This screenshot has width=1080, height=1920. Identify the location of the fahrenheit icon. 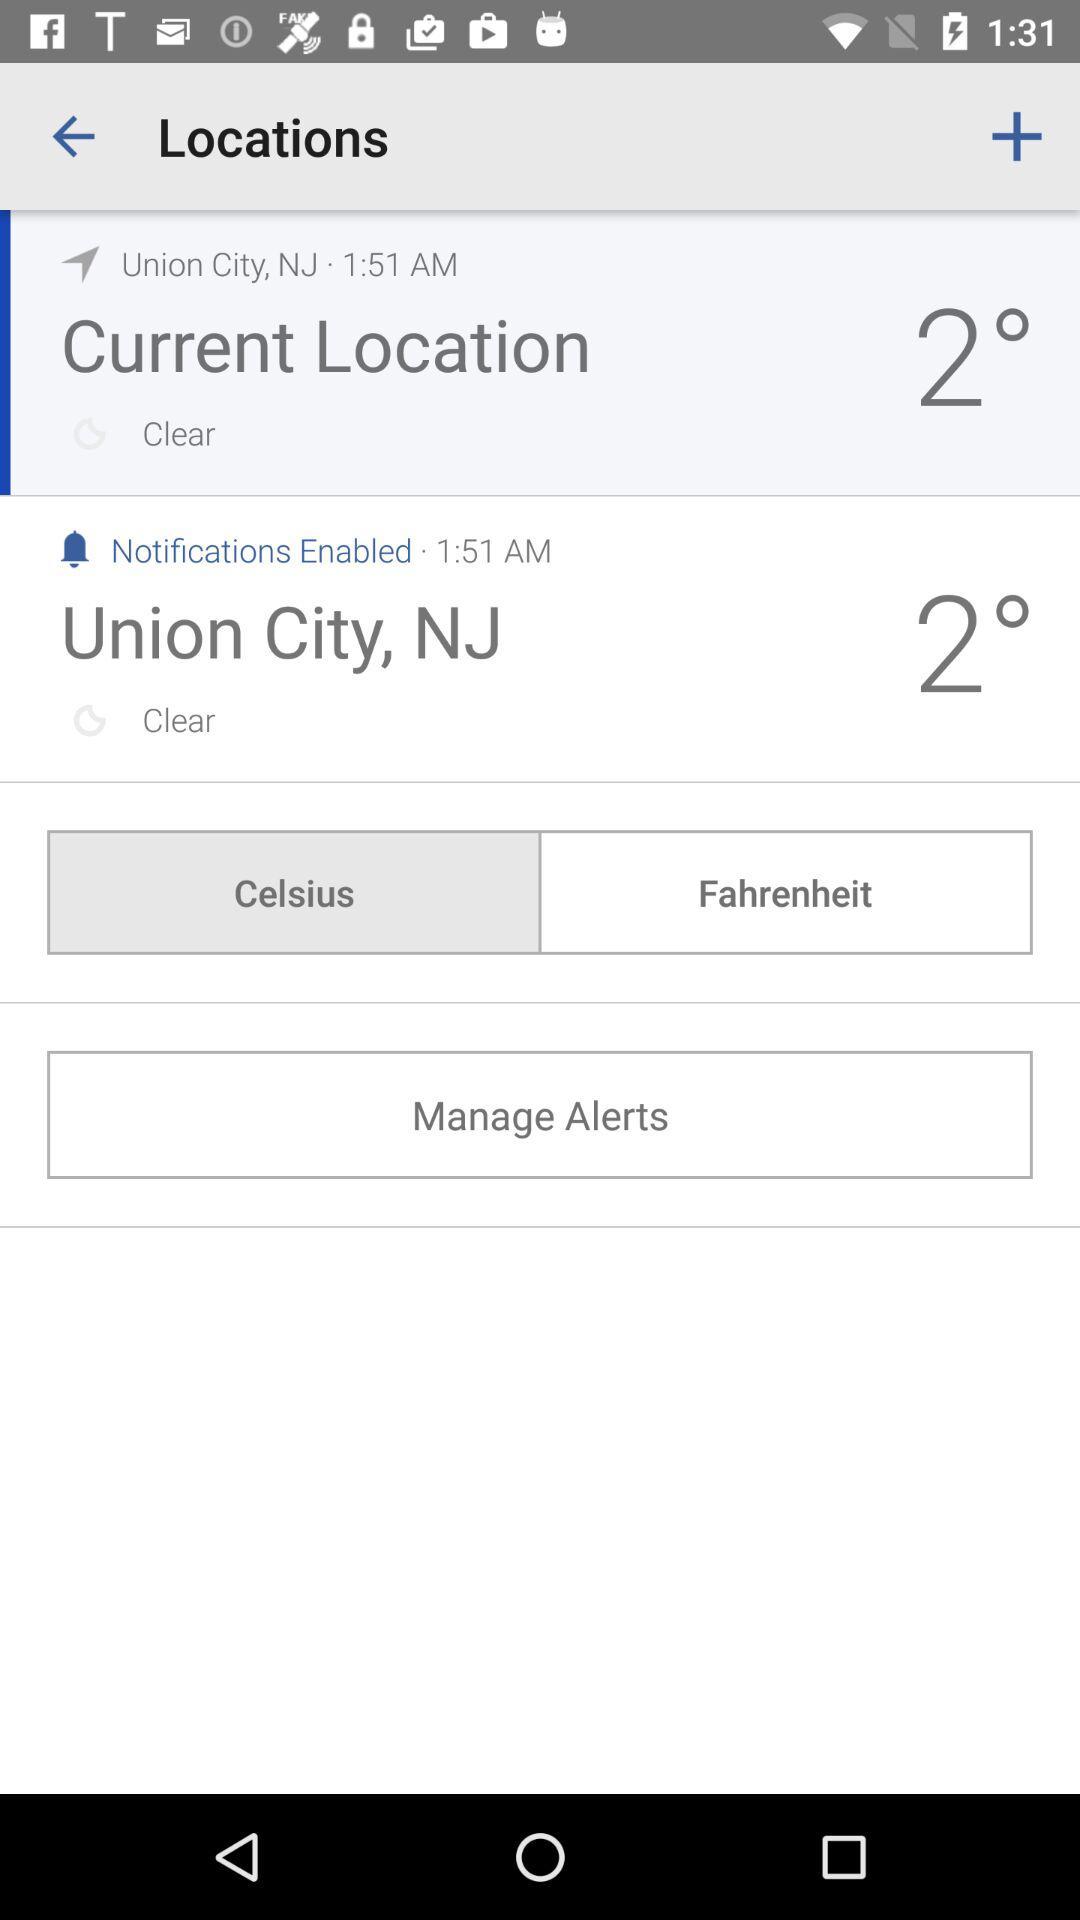
(784, 891).